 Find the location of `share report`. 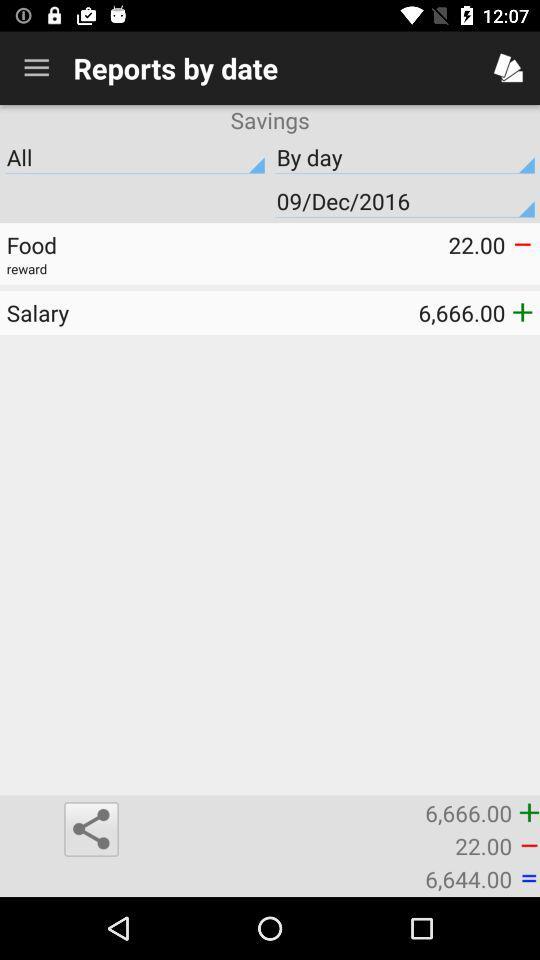

share report is located at coordinates (90, 829).